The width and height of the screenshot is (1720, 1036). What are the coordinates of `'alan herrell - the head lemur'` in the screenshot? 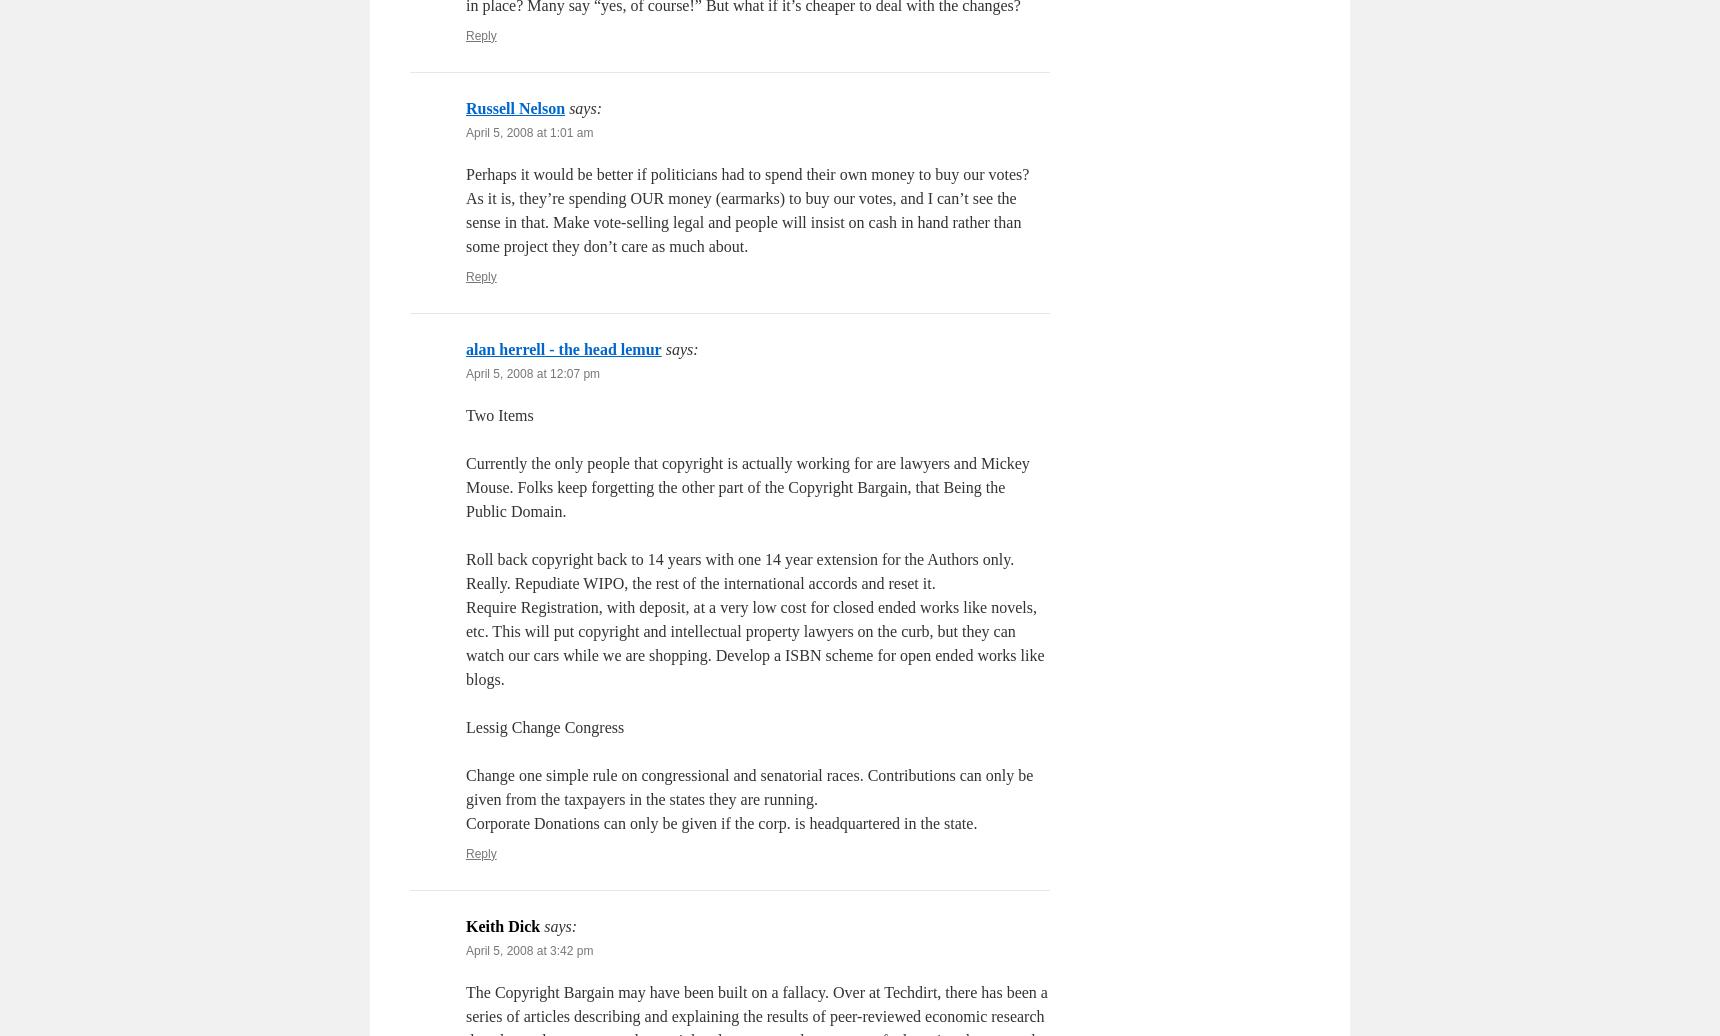 It's located at (563, 348).